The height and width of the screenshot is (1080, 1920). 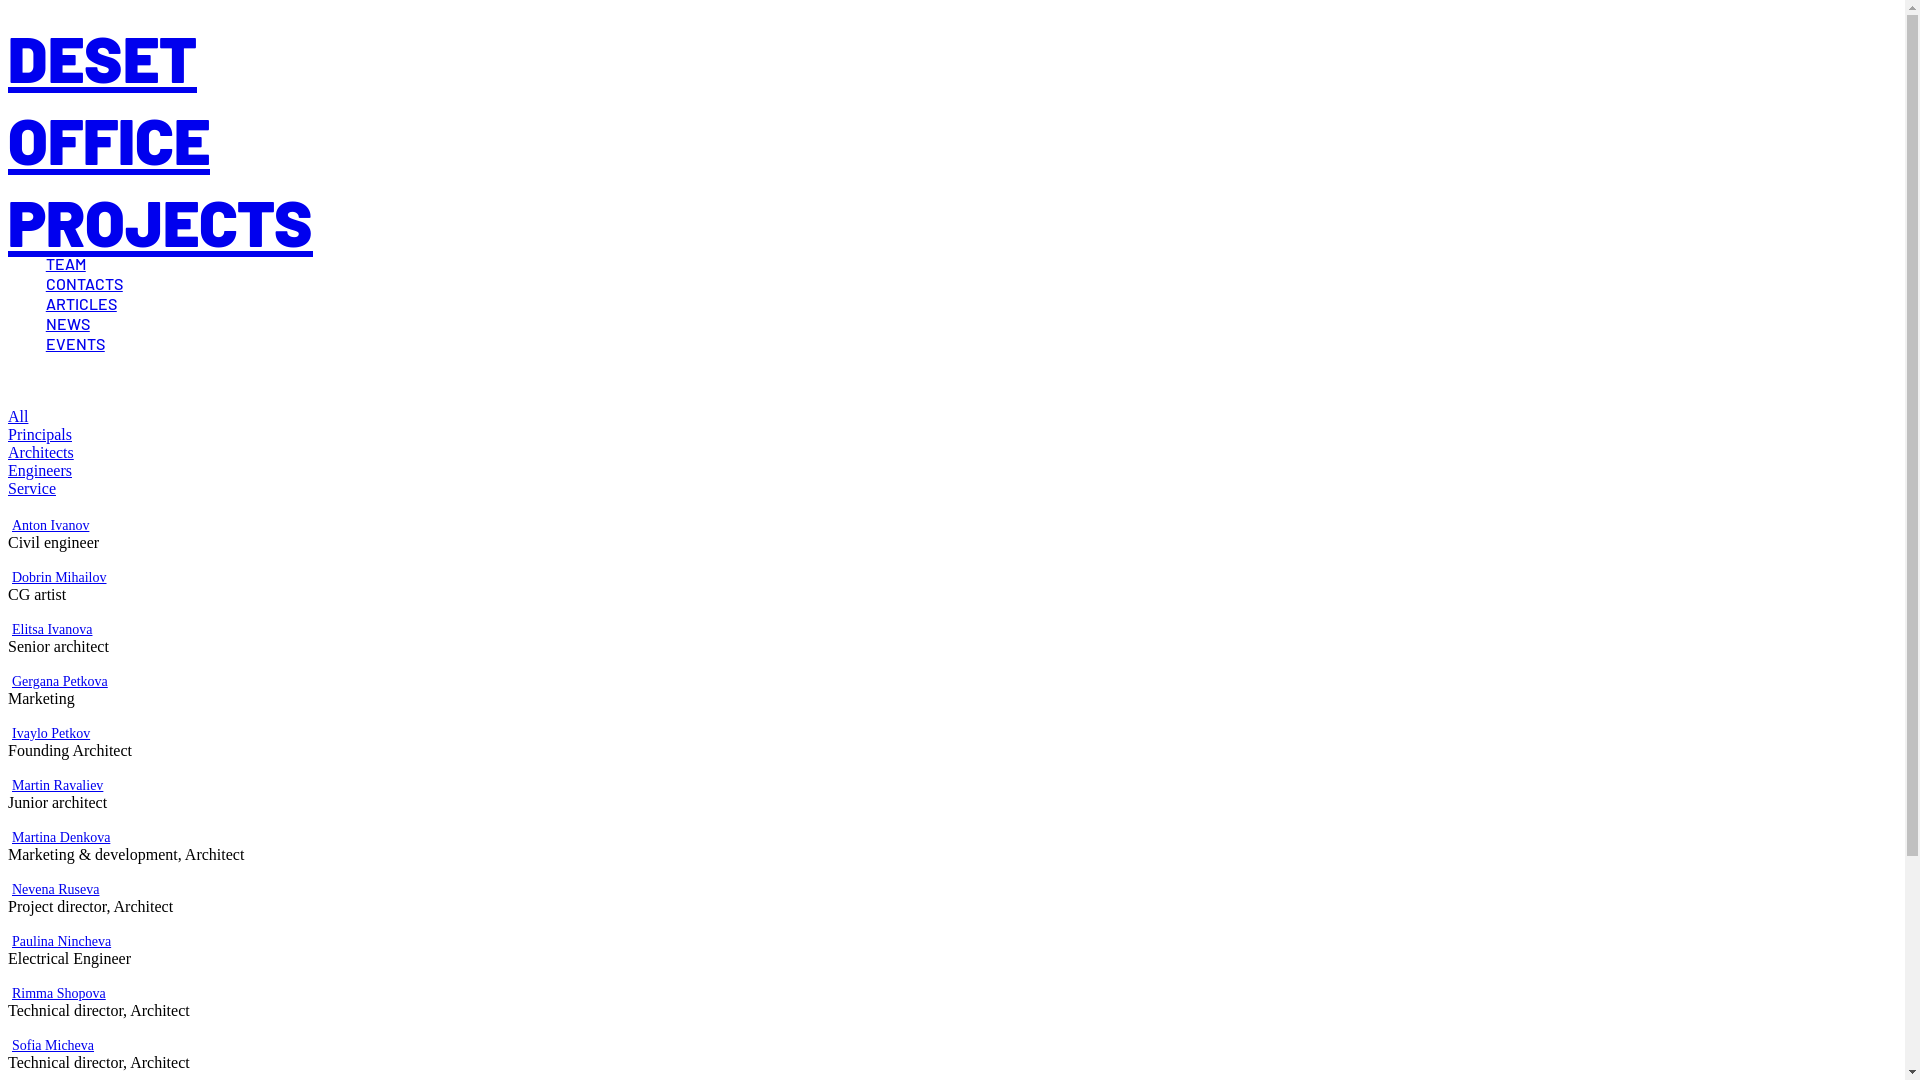 I want to click on 'Architects', so click(x=41, y=452).